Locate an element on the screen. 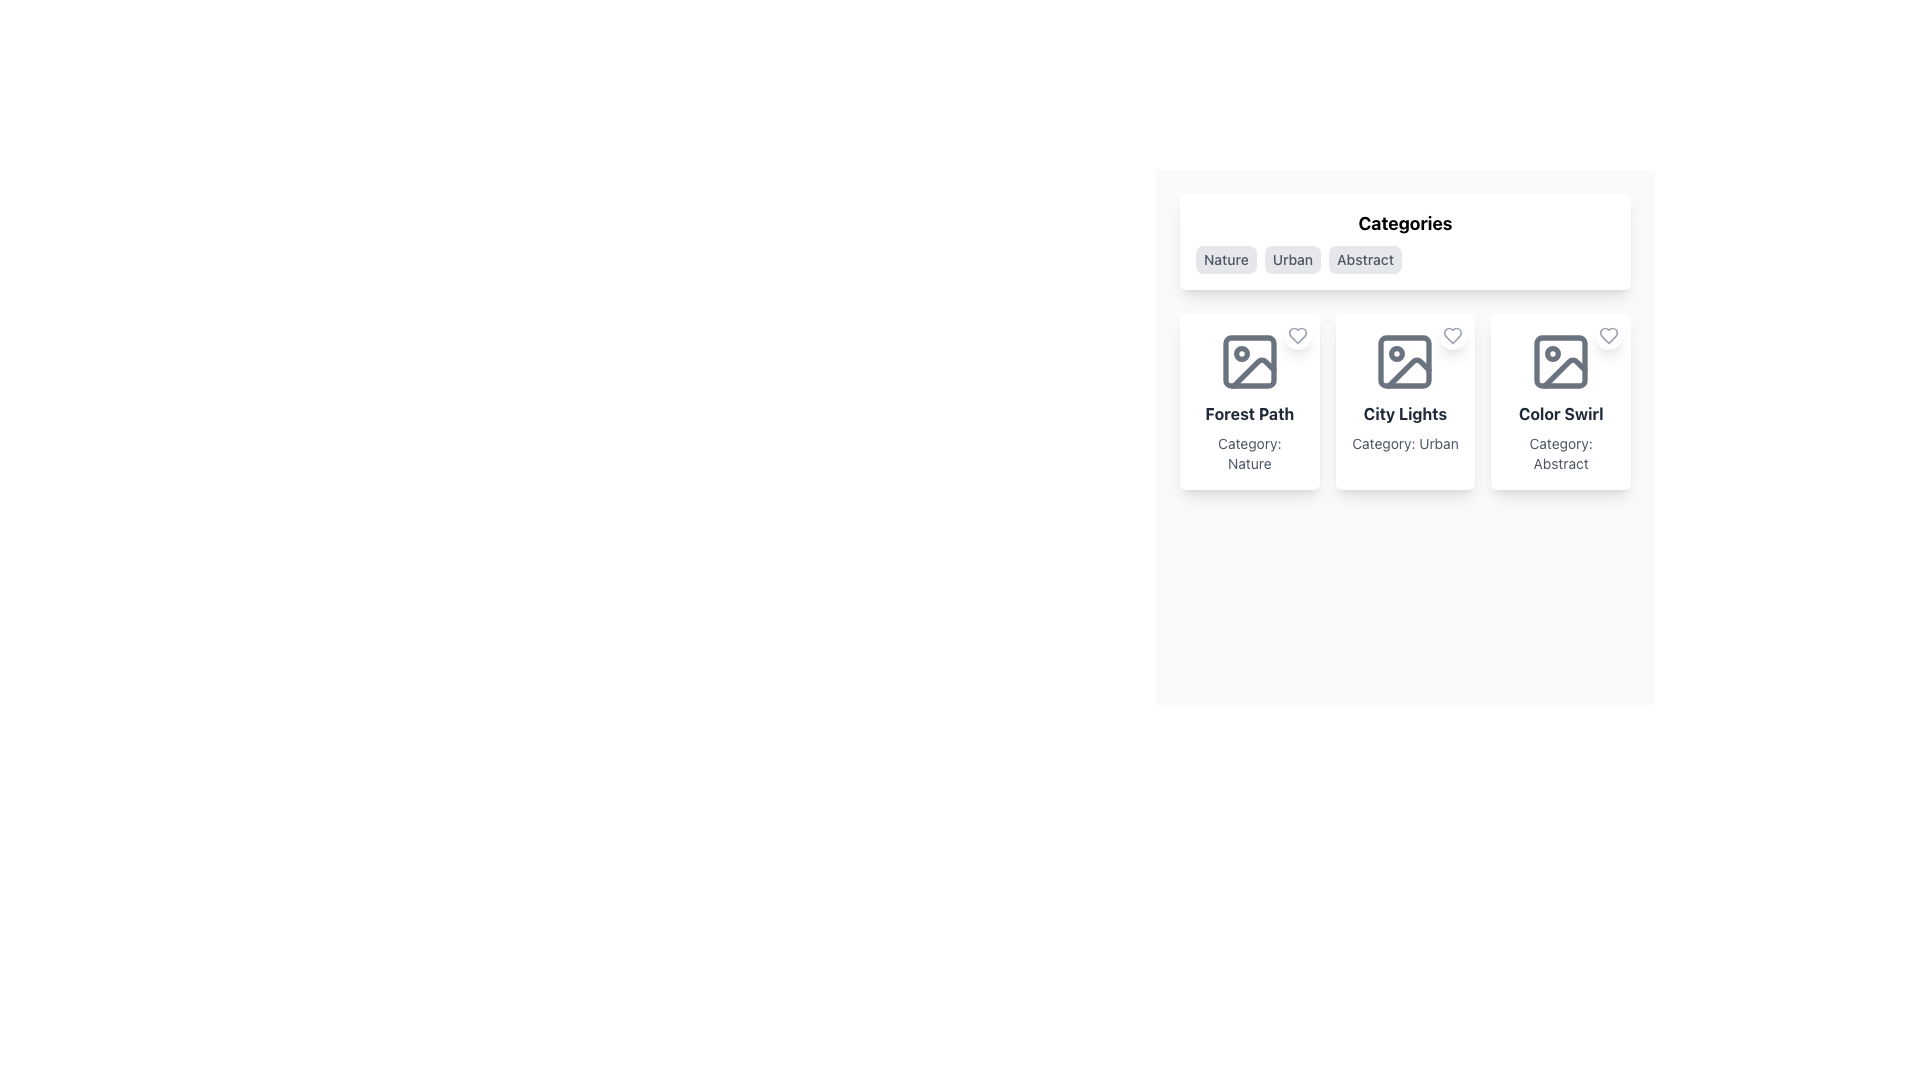  the Heart icon located in the top-right corner of the 'City Lights' card under the 'Categories' header is located at coordinates (1453, 334).